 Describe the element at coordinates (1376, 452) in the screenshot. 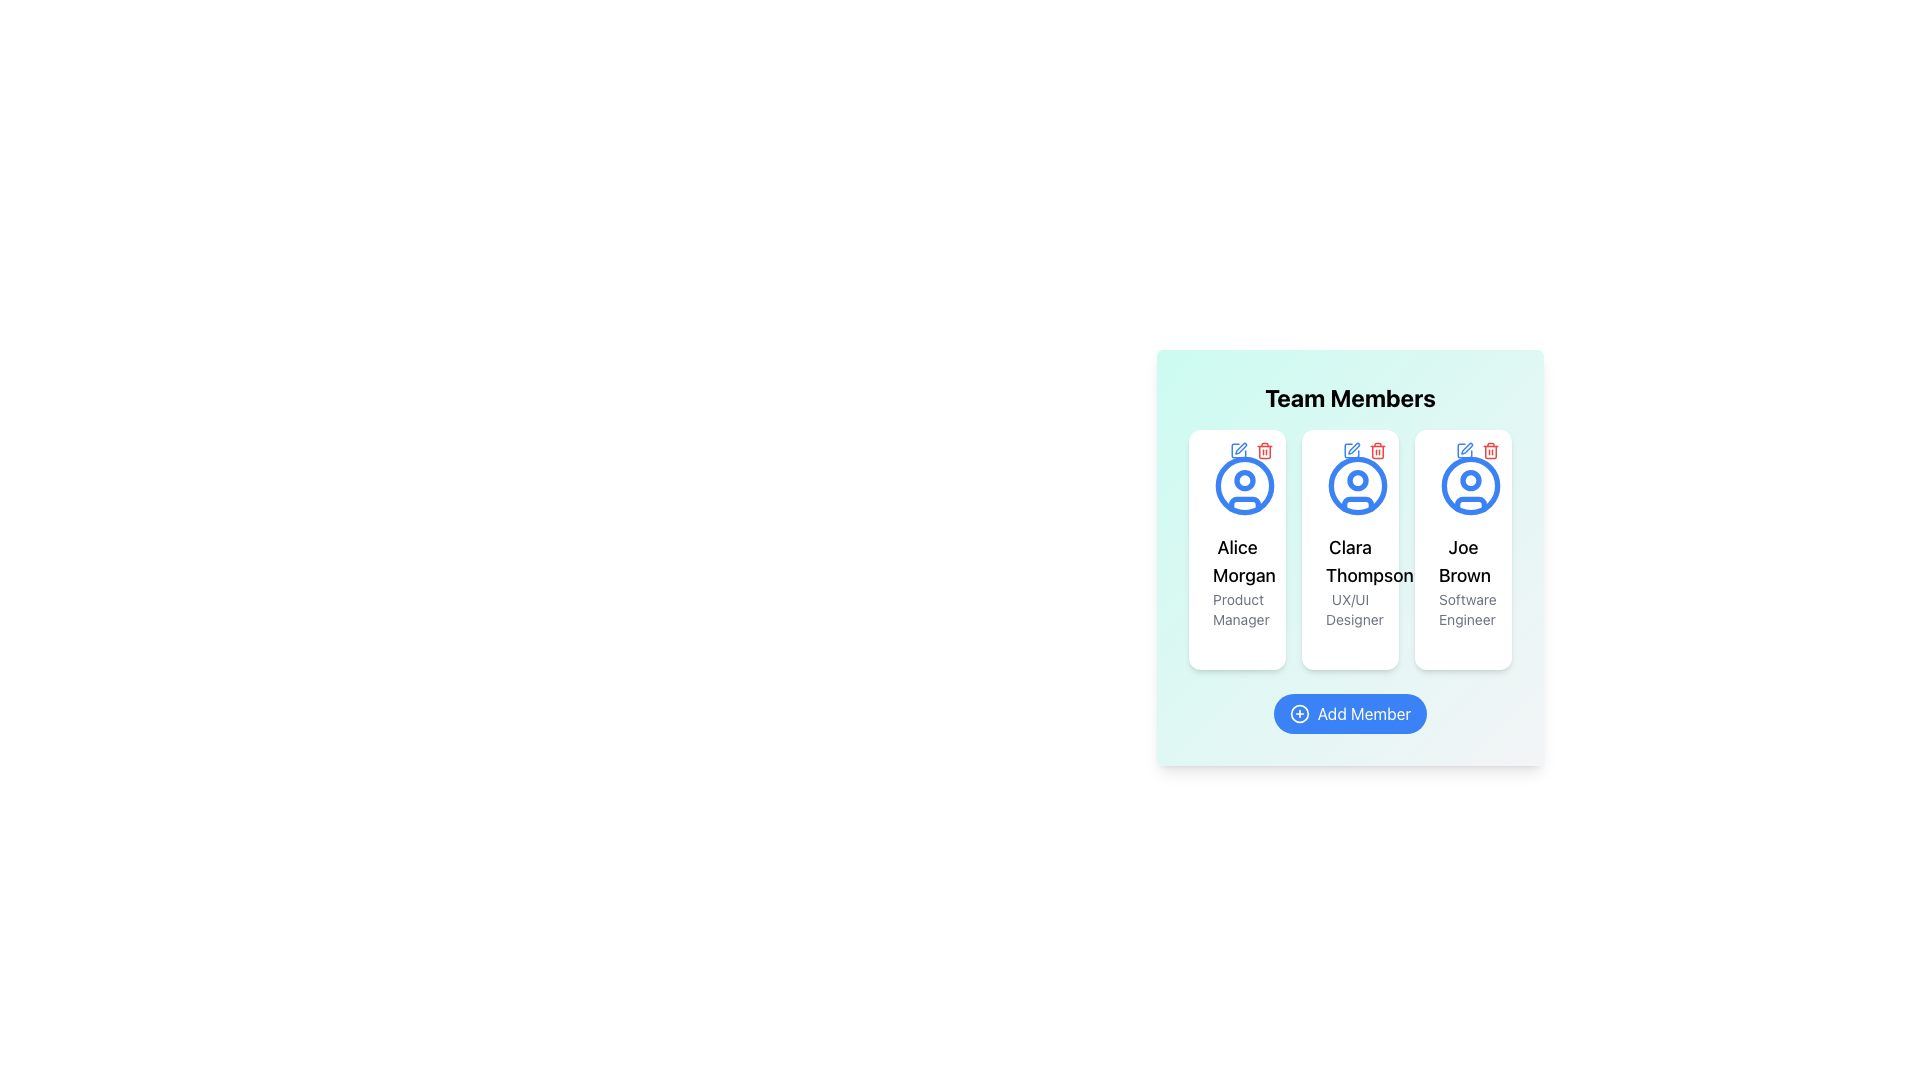

I see `the trash bin icon located in the upper-right corner of the profile card for 'Clara Thompson UX/UI Designer'` at that location.